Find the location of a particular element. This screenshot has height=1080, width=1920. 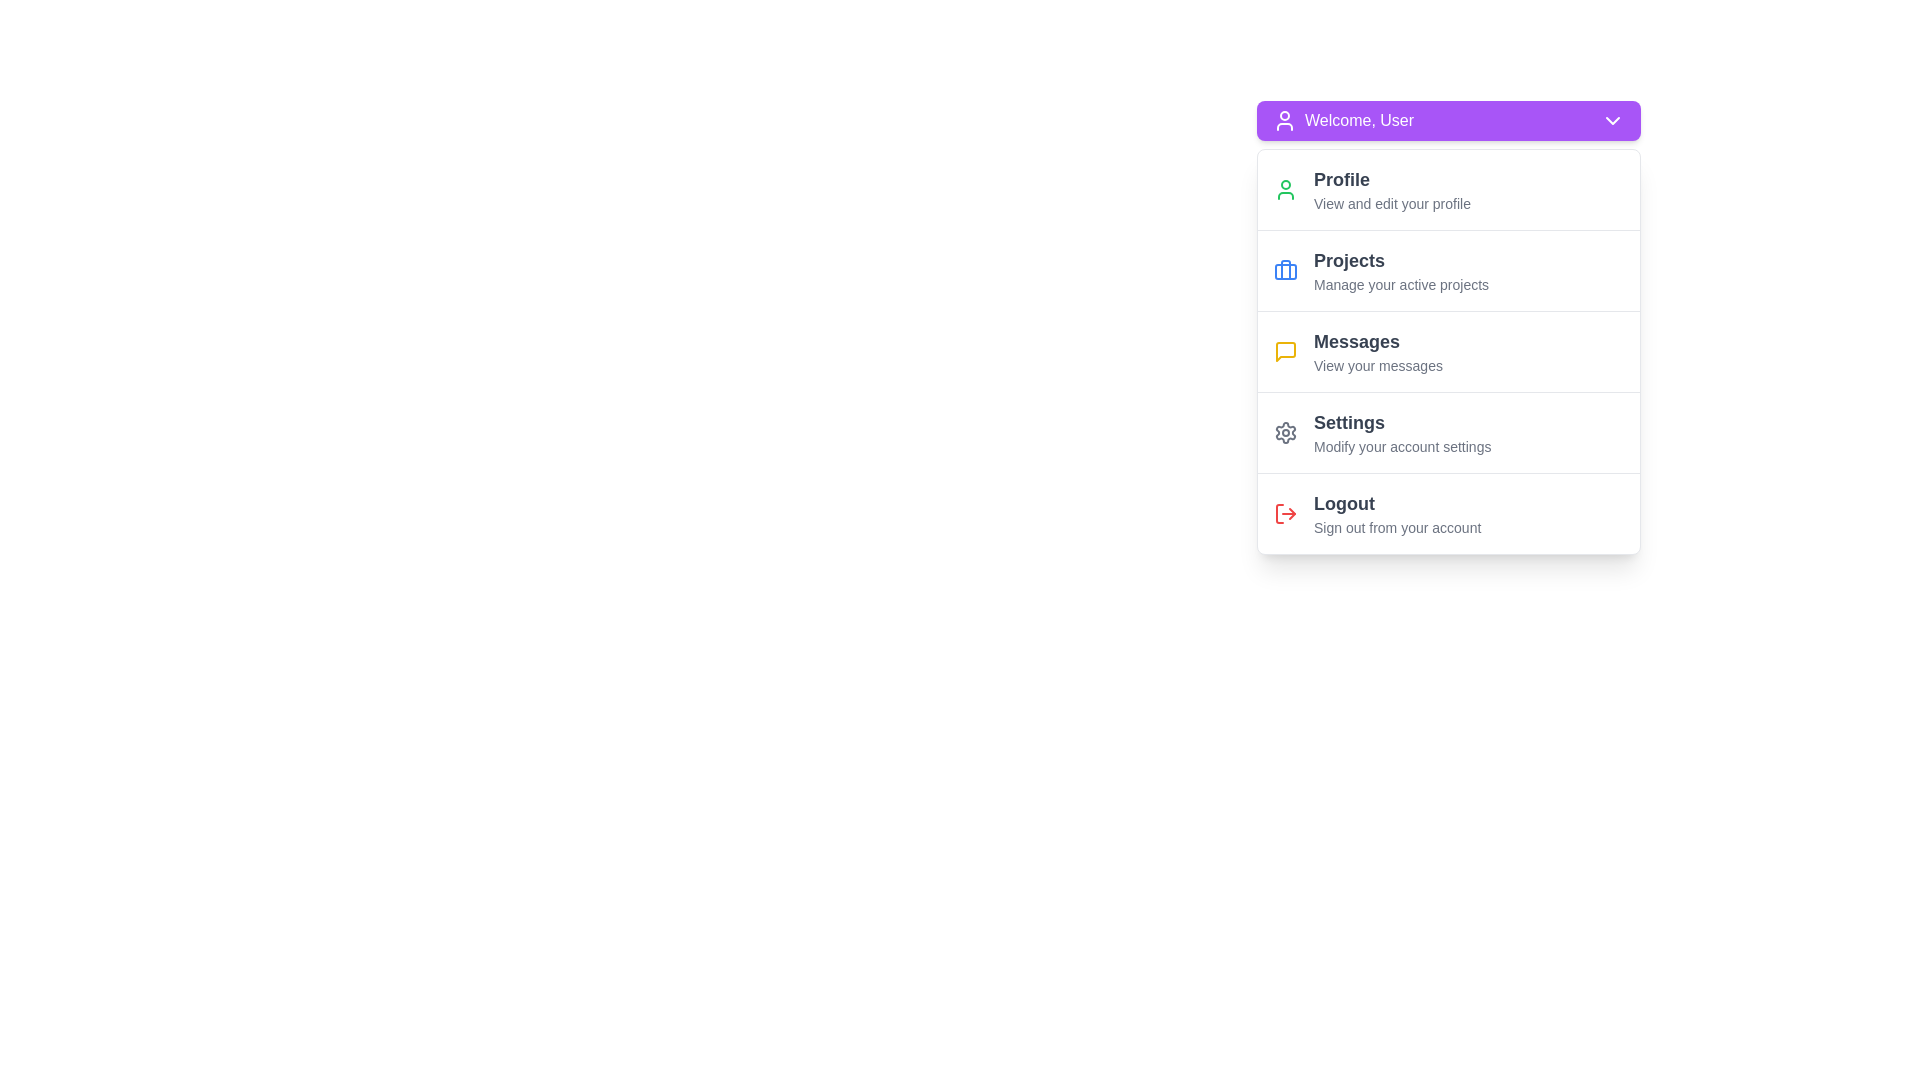

the 'Projects' text label in the interactive menu, which is the second item beneath 'Welcome, User' and above 'Messages' is located at coordinates (1400, 270).